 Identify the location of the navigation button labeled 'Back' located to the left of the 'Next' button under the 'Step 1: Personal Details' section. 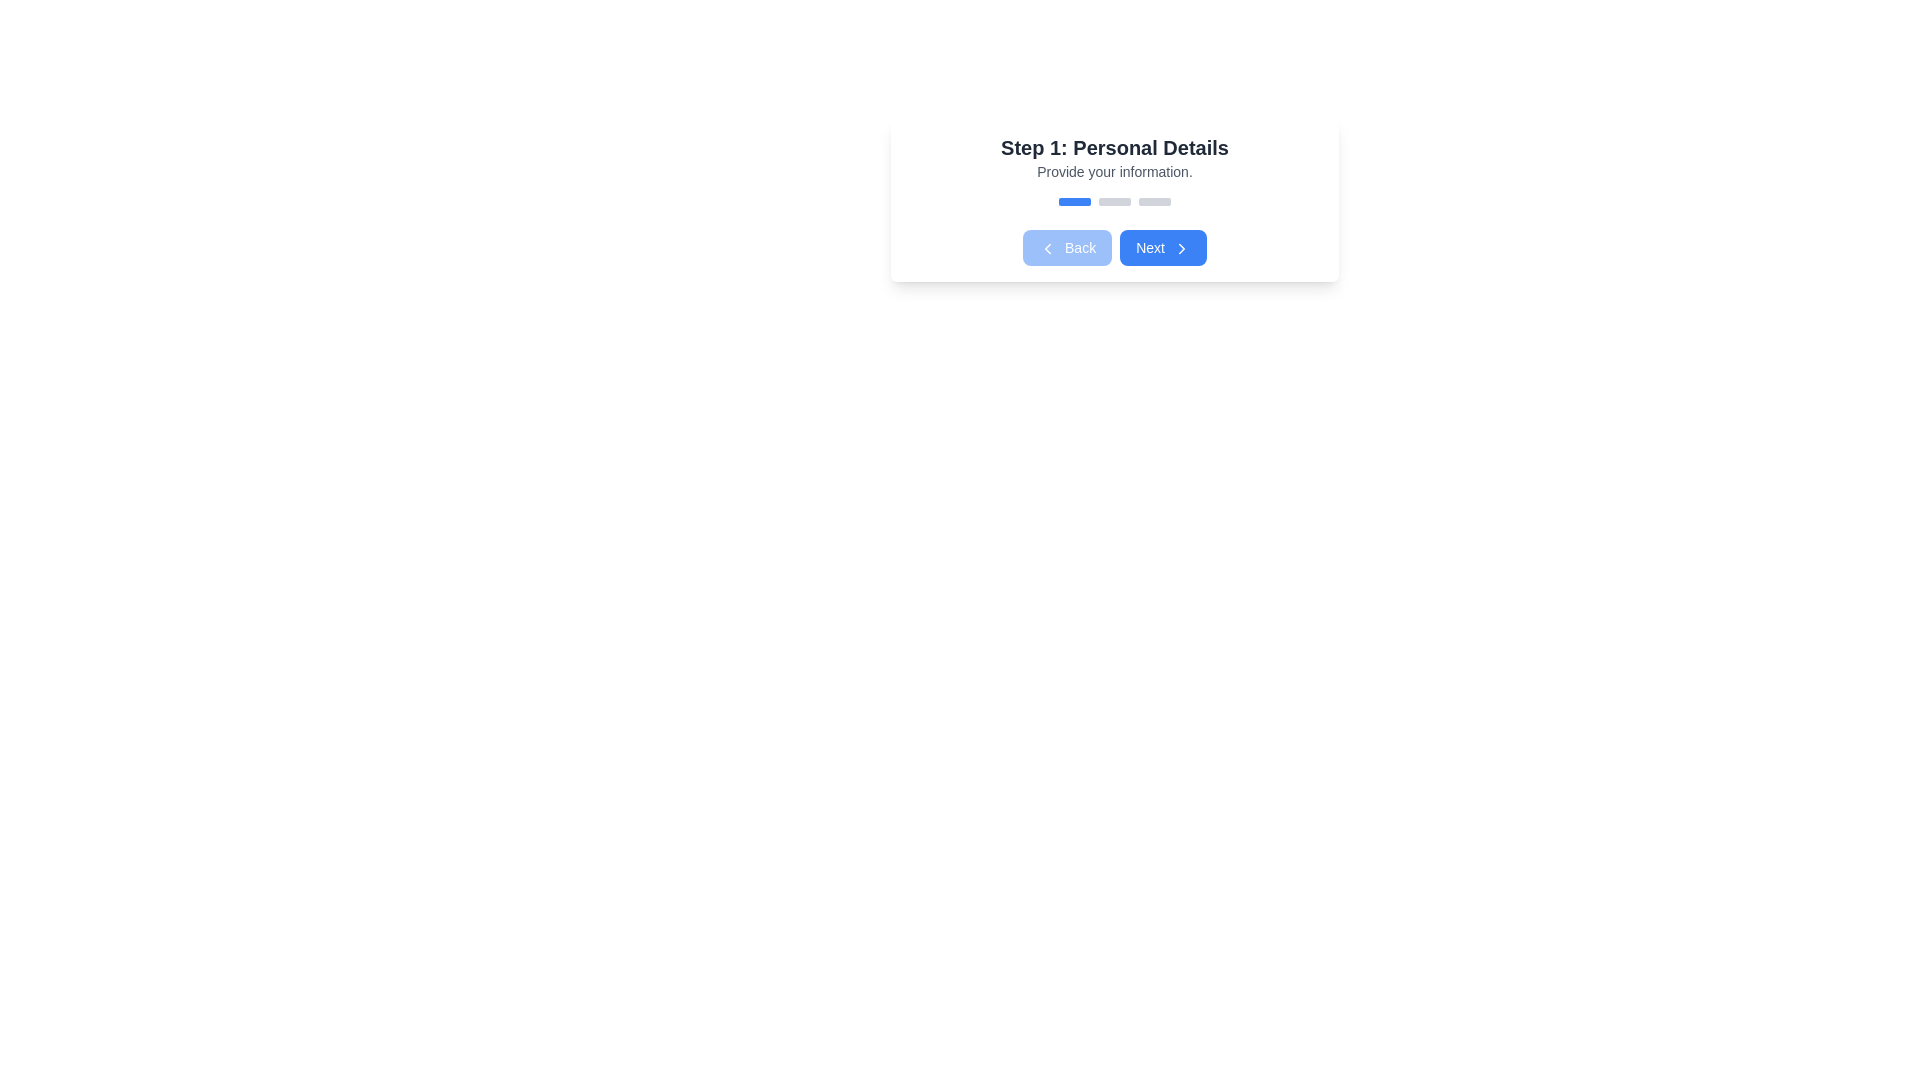
(1066, 247).